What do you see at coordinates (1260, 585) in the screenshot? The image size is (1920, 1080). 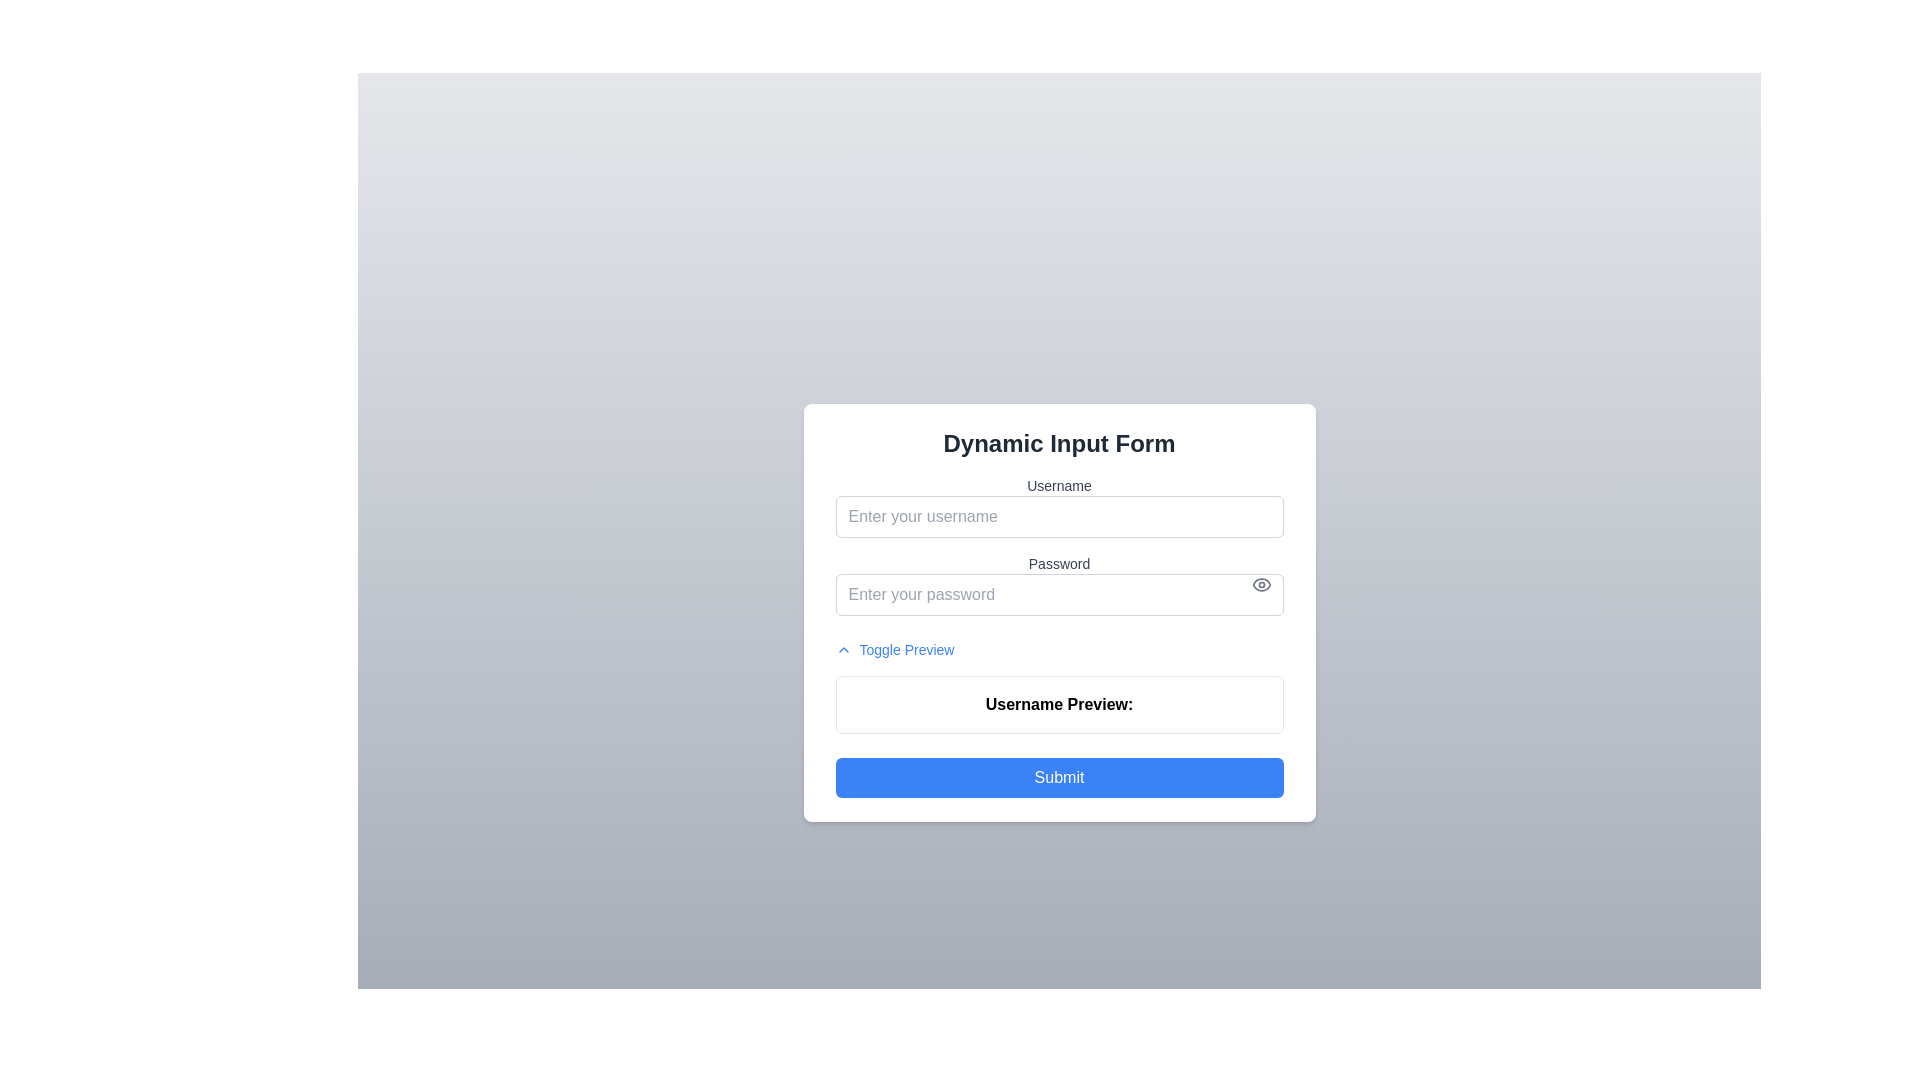 I see `the small eye icon, which is styled with an outline design and located next to the password input field` at bounding box center [1260, 585].